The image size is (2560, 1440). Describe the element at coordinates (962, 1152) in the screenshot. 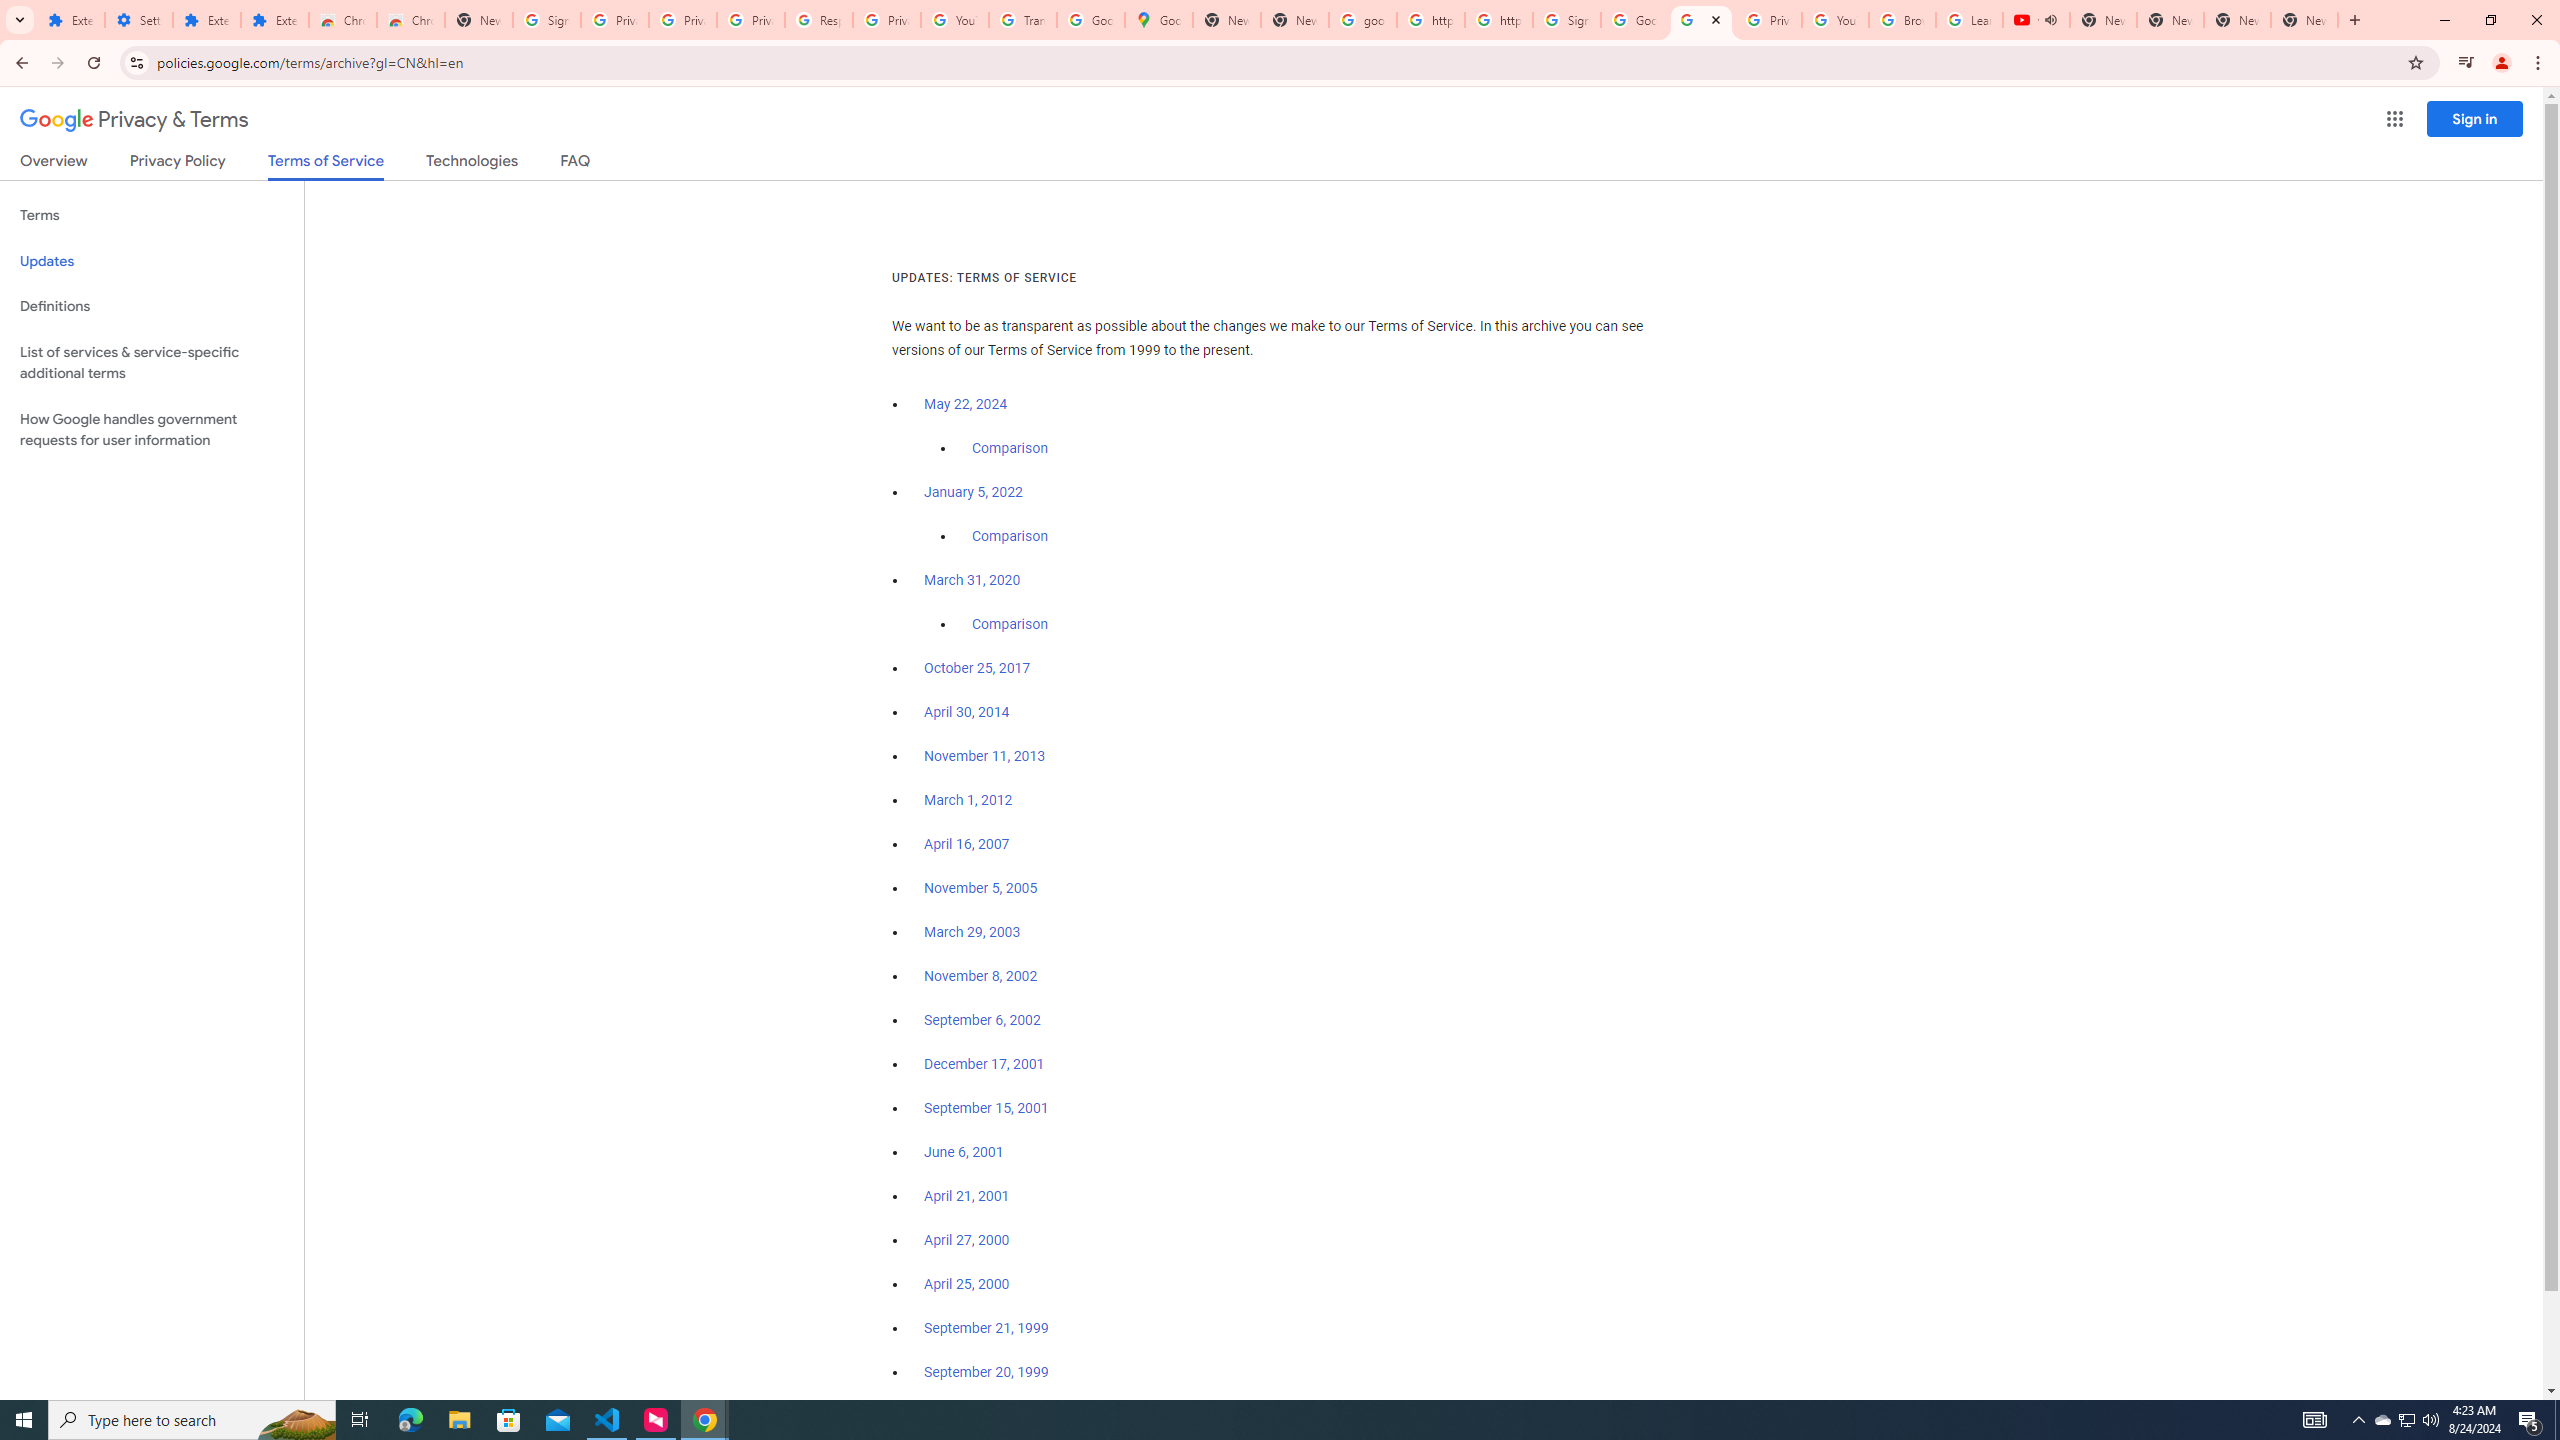

I see `'June 6, 2001'` at that location.